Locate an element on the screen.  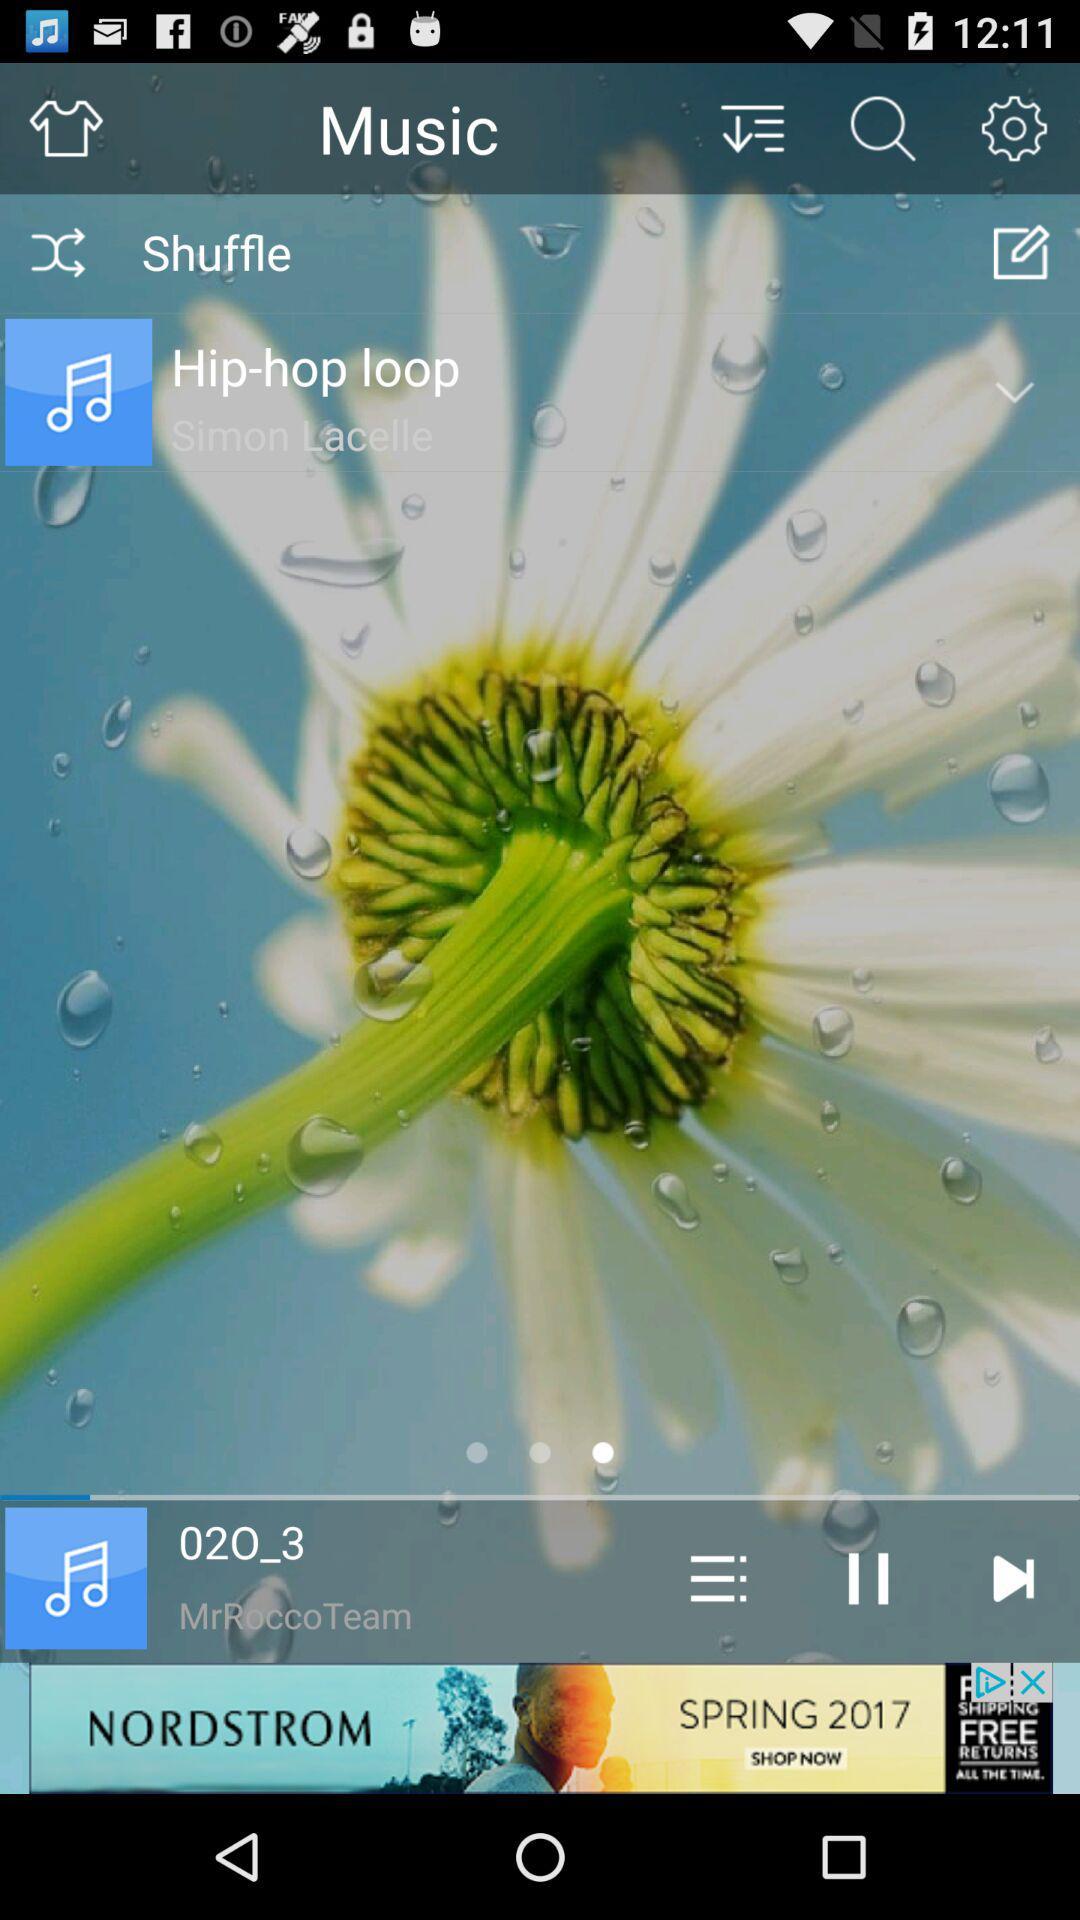
the settings icon is located at coordinates (1014, 136).